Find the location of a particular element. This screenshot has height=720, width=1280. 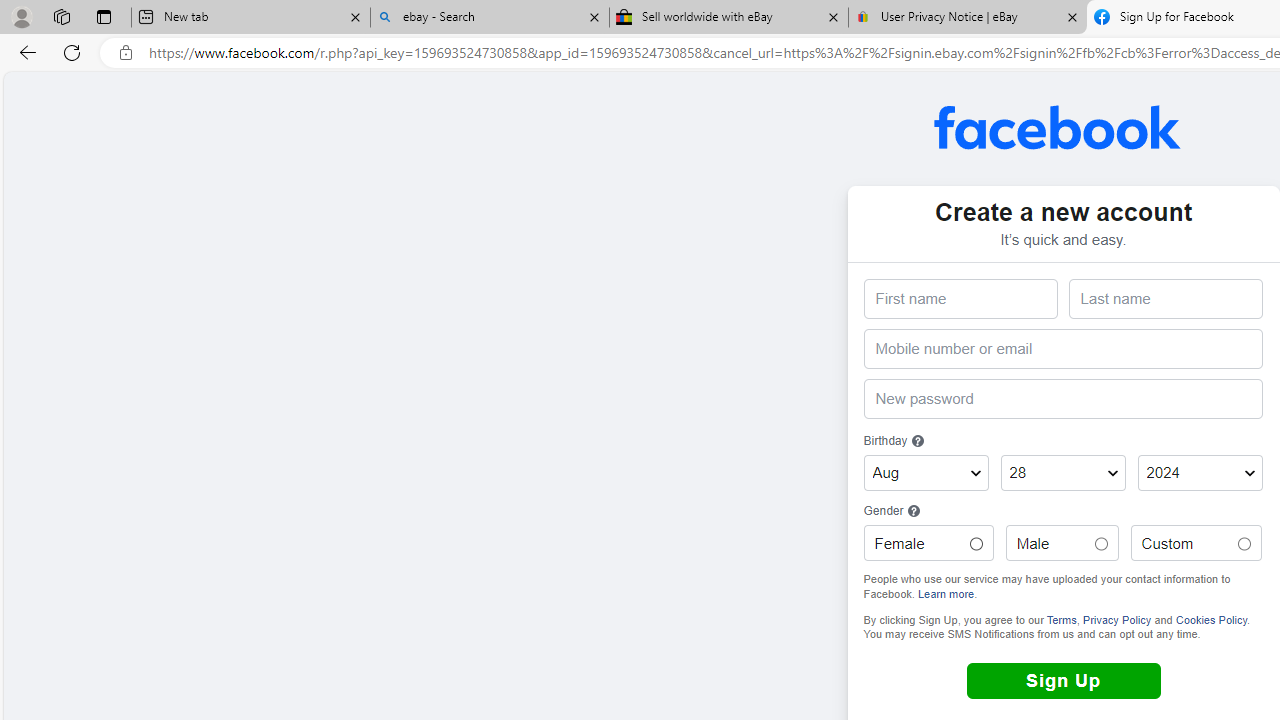

'First name' is located at coordinates (960, 299).